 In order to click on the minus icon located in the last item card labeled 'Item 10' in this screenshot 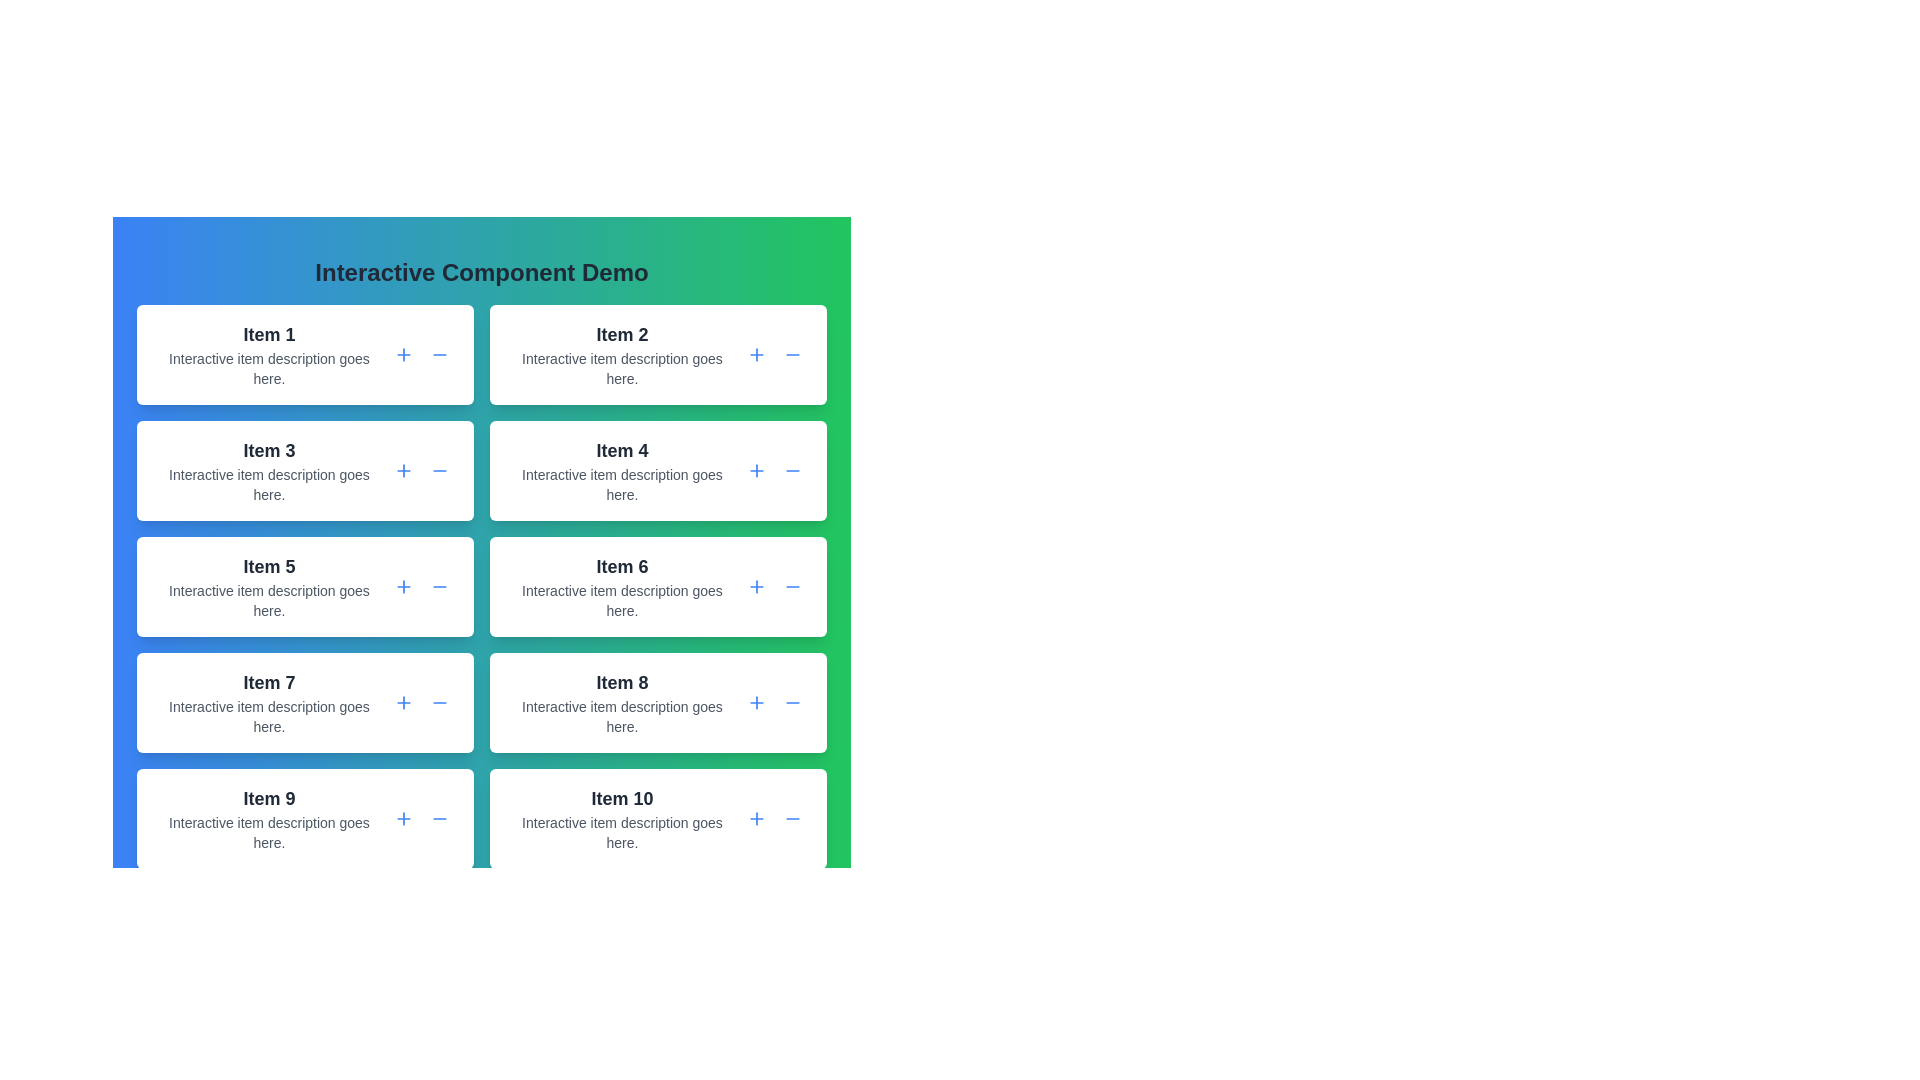, I will do `click(791, 818)`.